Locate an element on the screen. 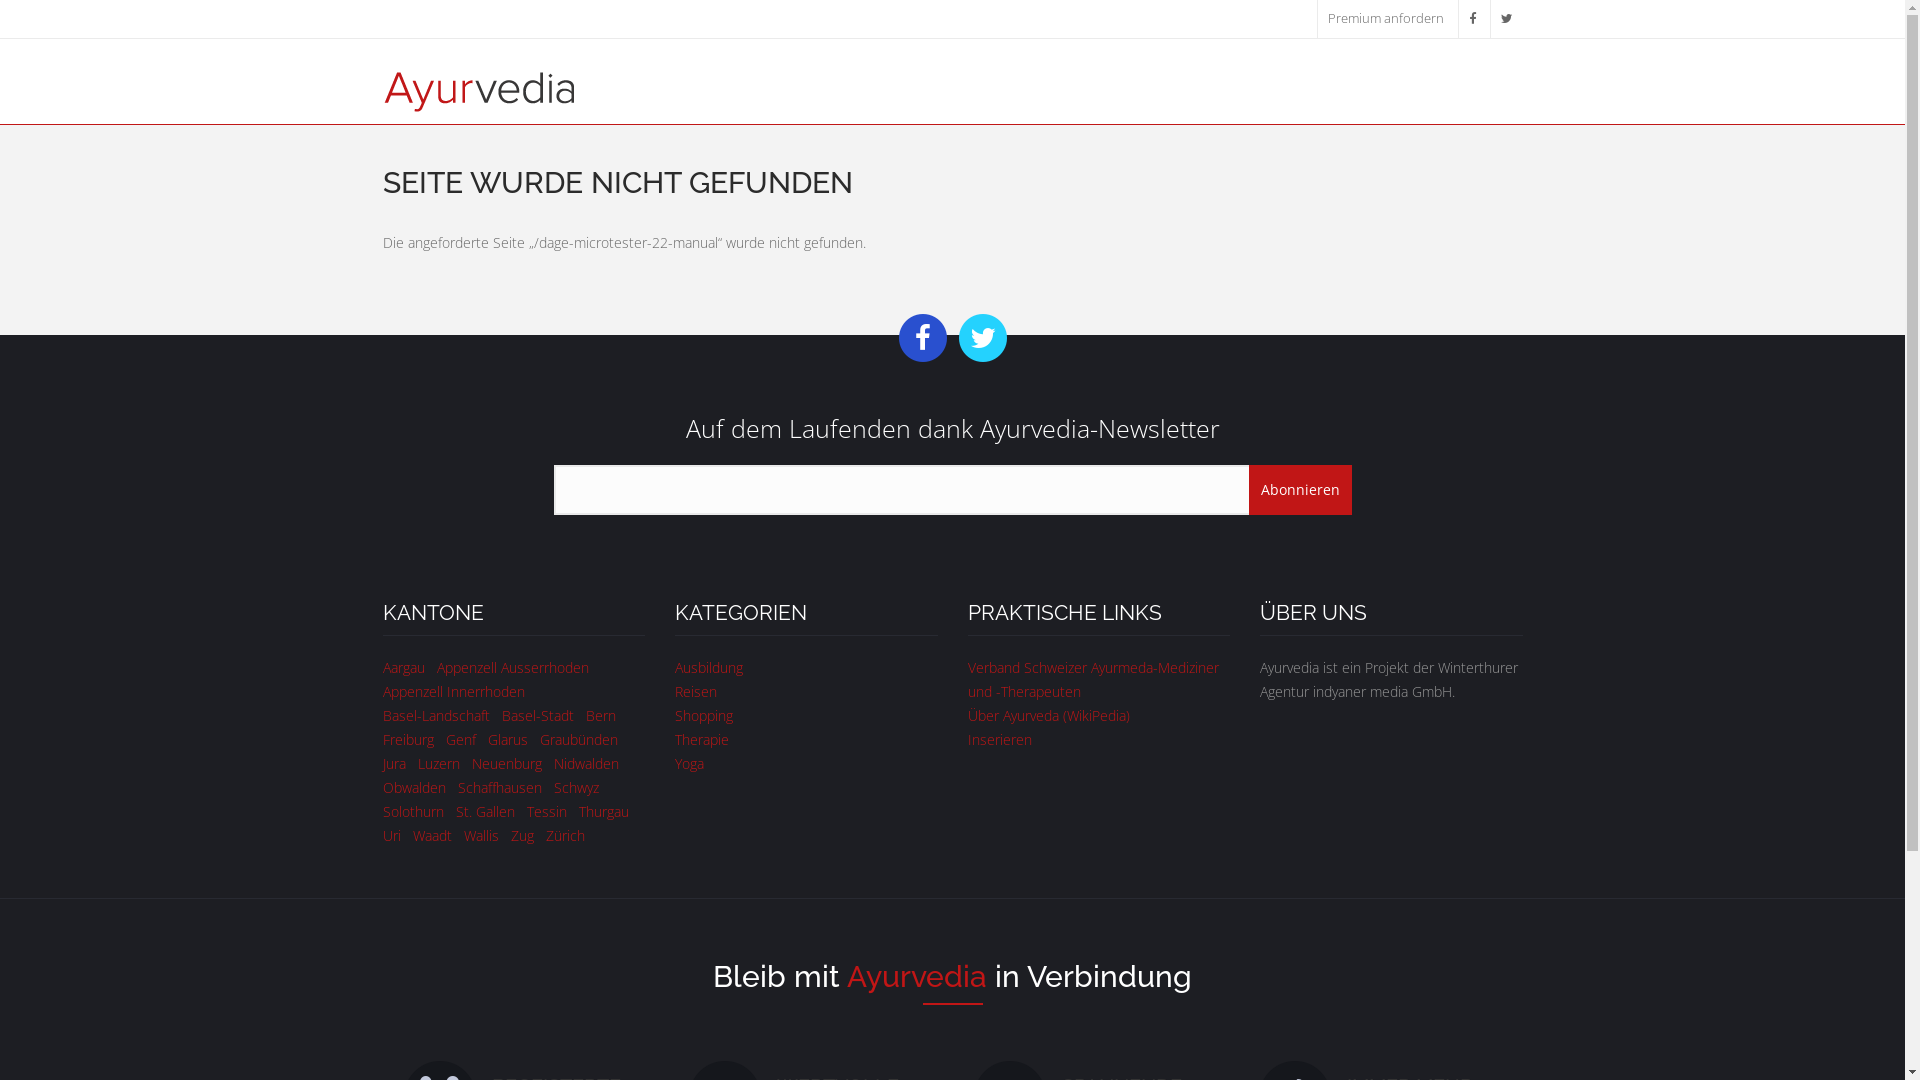 The width and height of the screenshot is (1920, 1080). 'Zug' is located at coordinates (521, 835).